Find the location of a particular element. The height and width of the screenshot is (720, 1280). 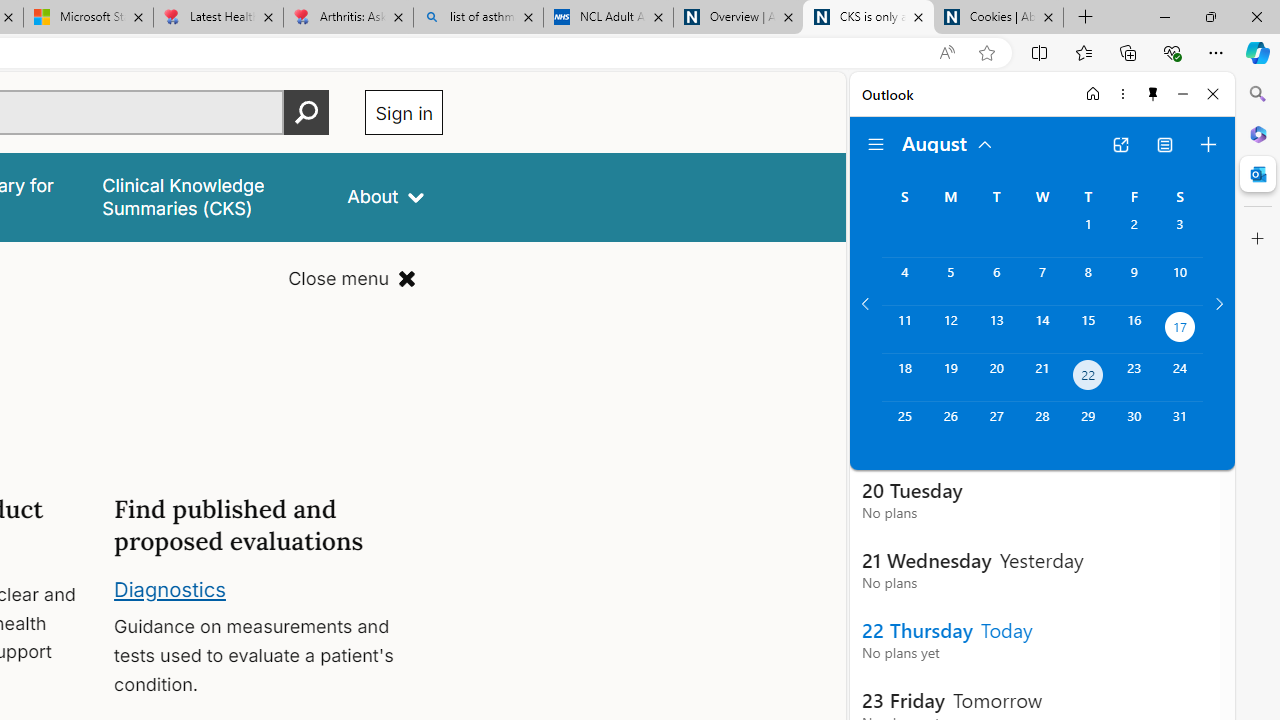

'Tuesday, August 13, 2024. ' is located at coordinates (996, 328).